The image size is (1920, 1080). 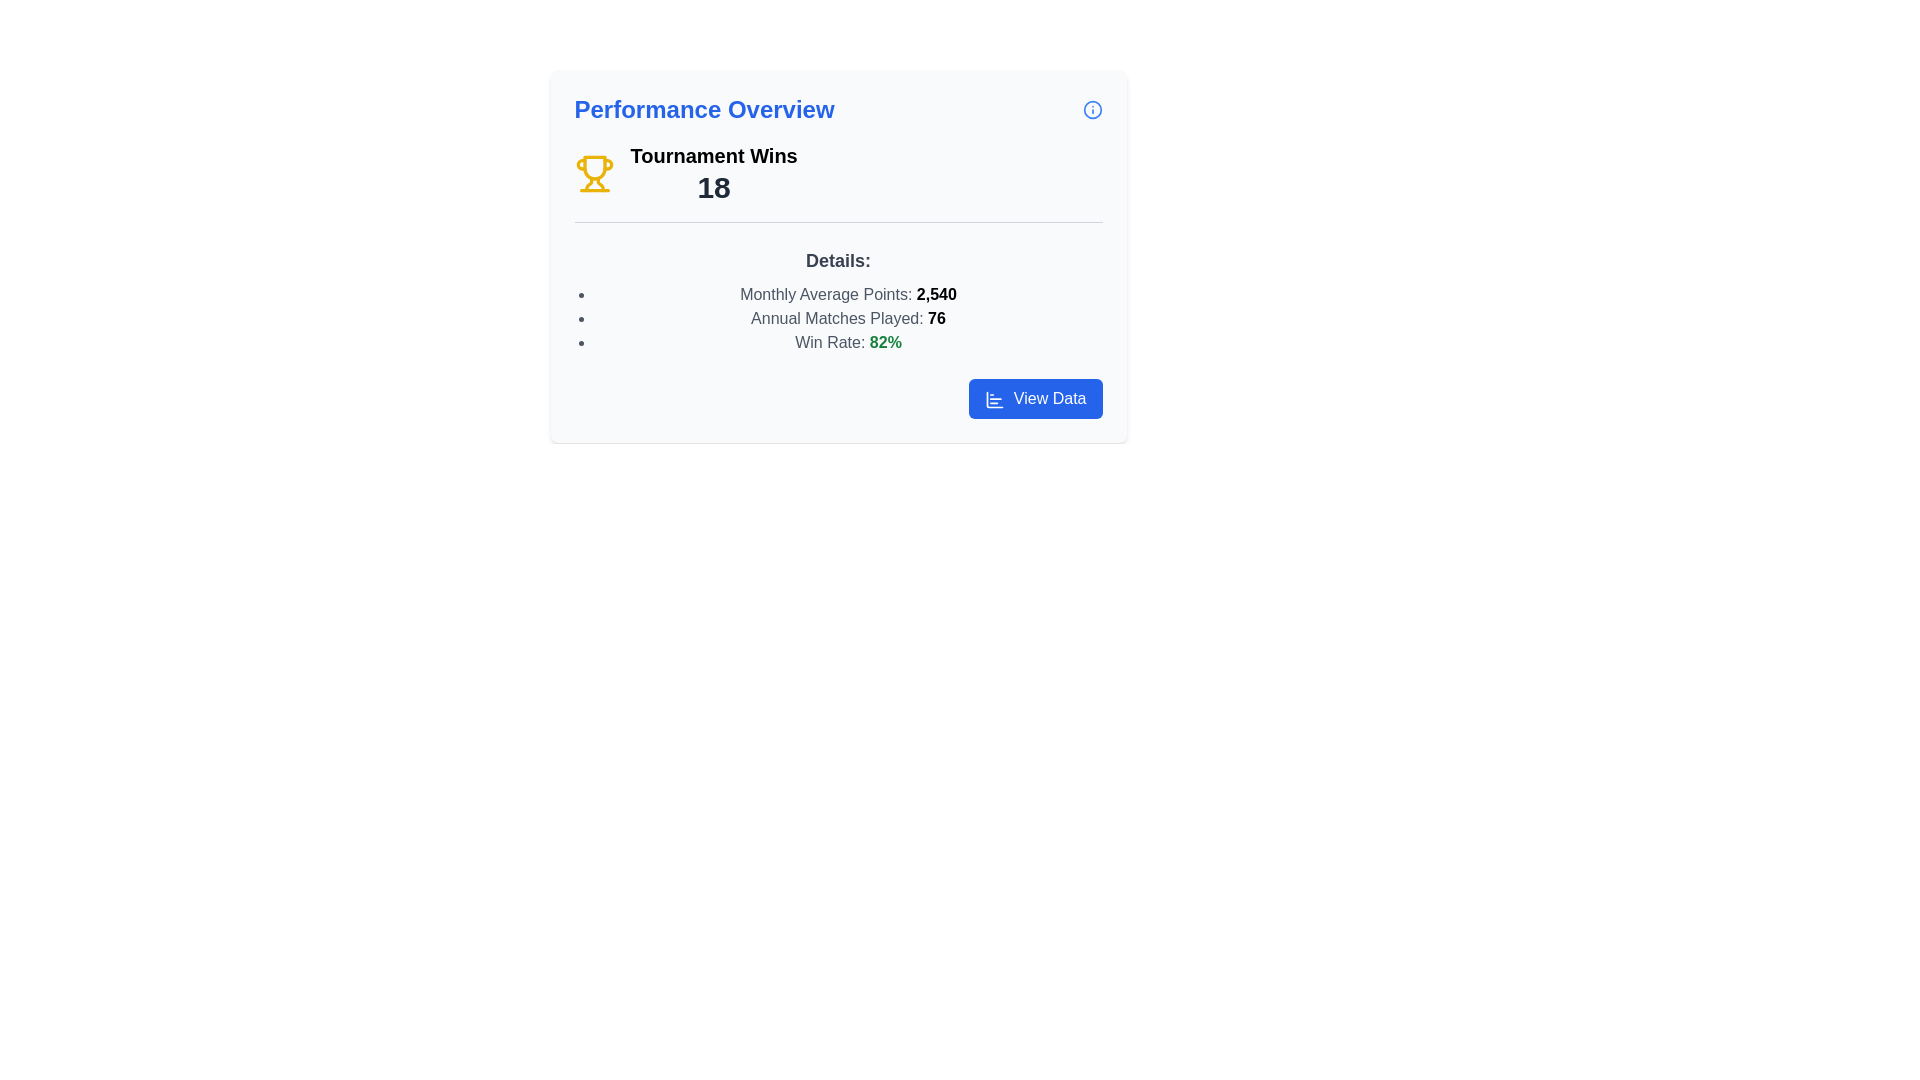 What do you see at coordinates (848, 342) in the screenshot?
I see `the Text Display that shows the player's win rate percentage, located in the 'Details:' section of the 'Performance Overview' card, specifically the last item in the bullet-pointed list` at bounding box center [848, 342].